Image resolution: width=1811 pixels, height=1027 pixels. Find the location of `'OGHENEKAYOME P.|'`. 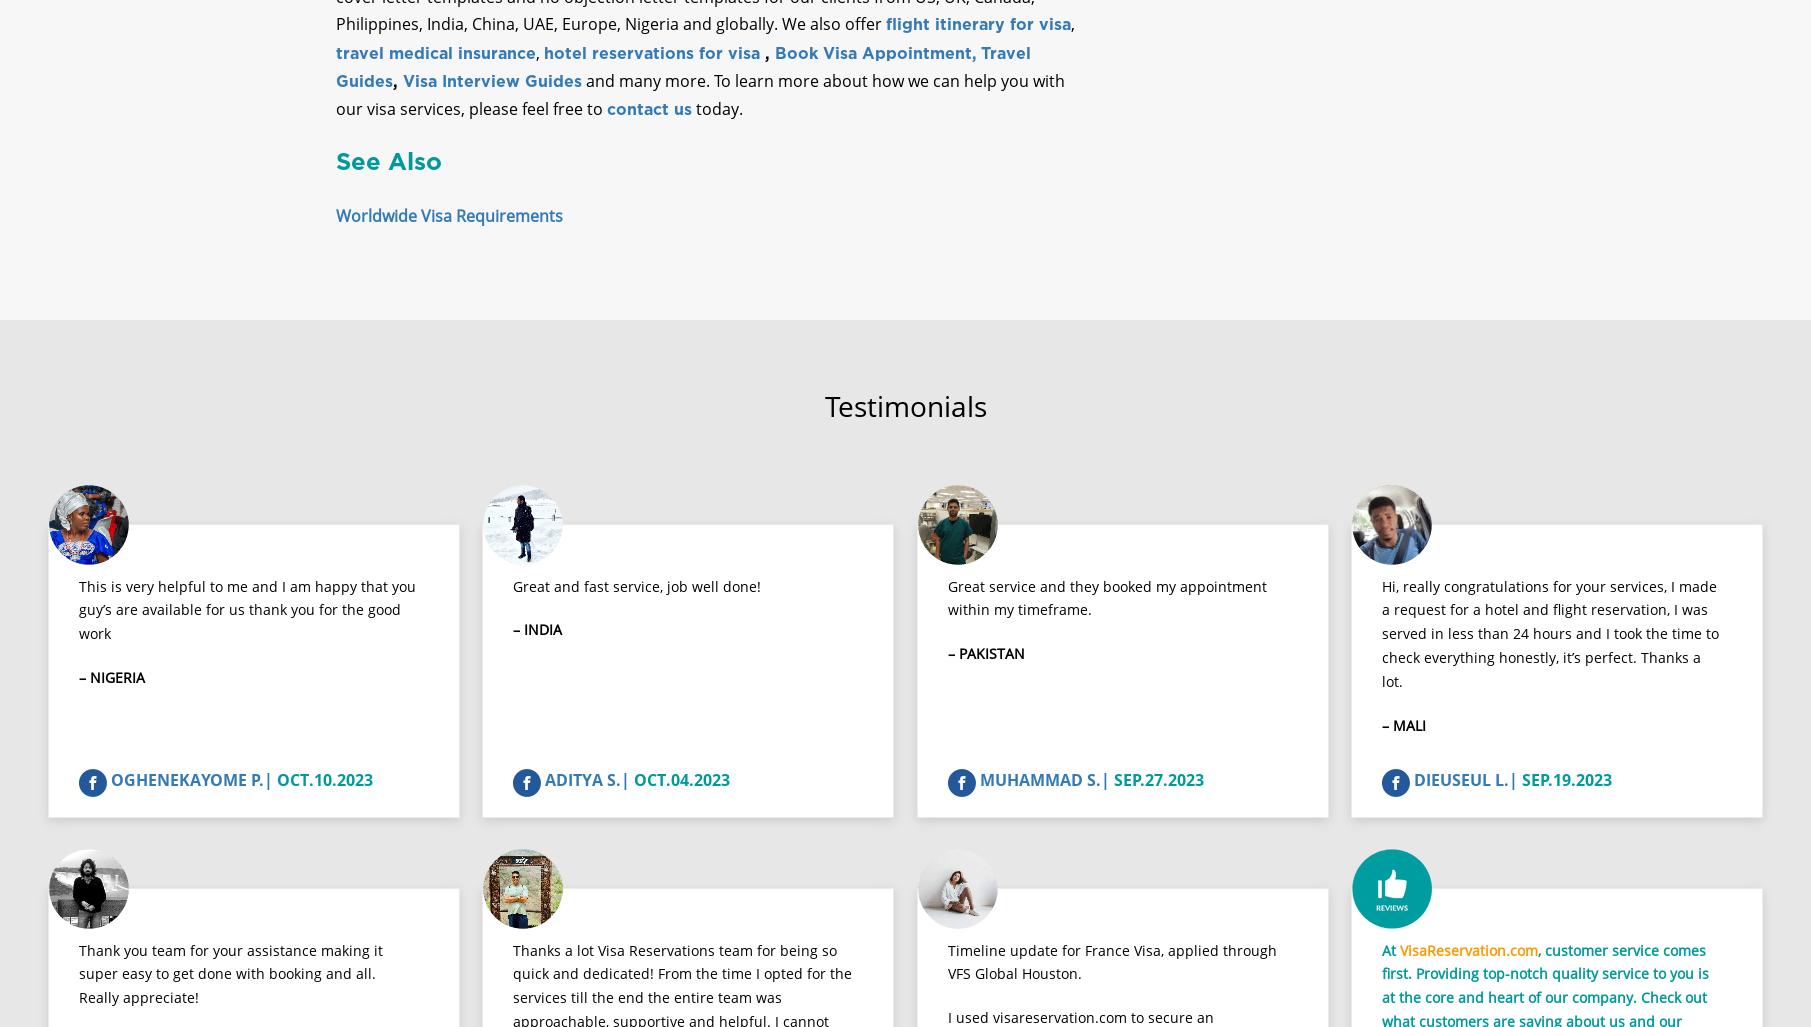

'OGHENEKAYOME P.|' is located at coordinates (190, 795).